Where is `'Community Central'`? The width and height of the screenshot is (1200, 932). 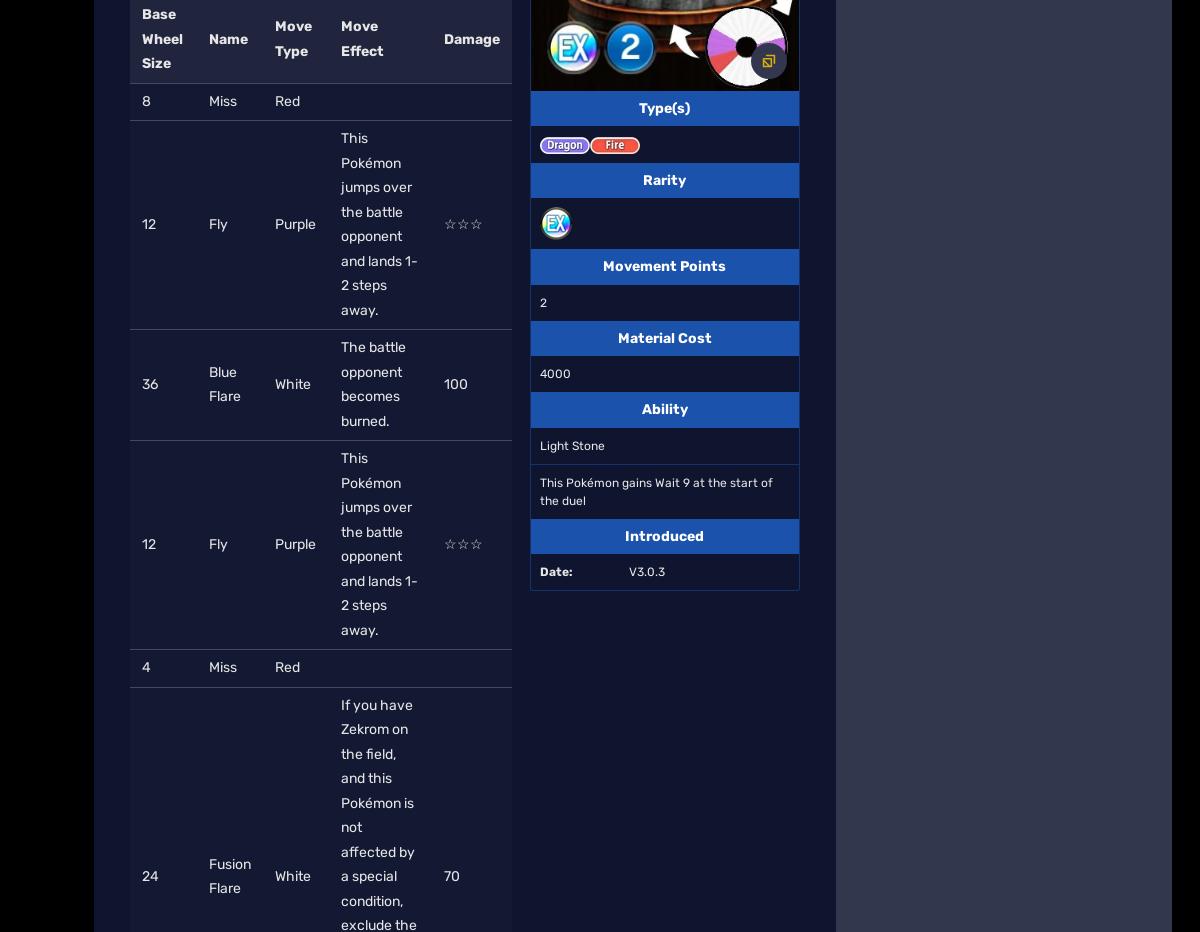 'Community Central' is located at coordinates (704, 244).